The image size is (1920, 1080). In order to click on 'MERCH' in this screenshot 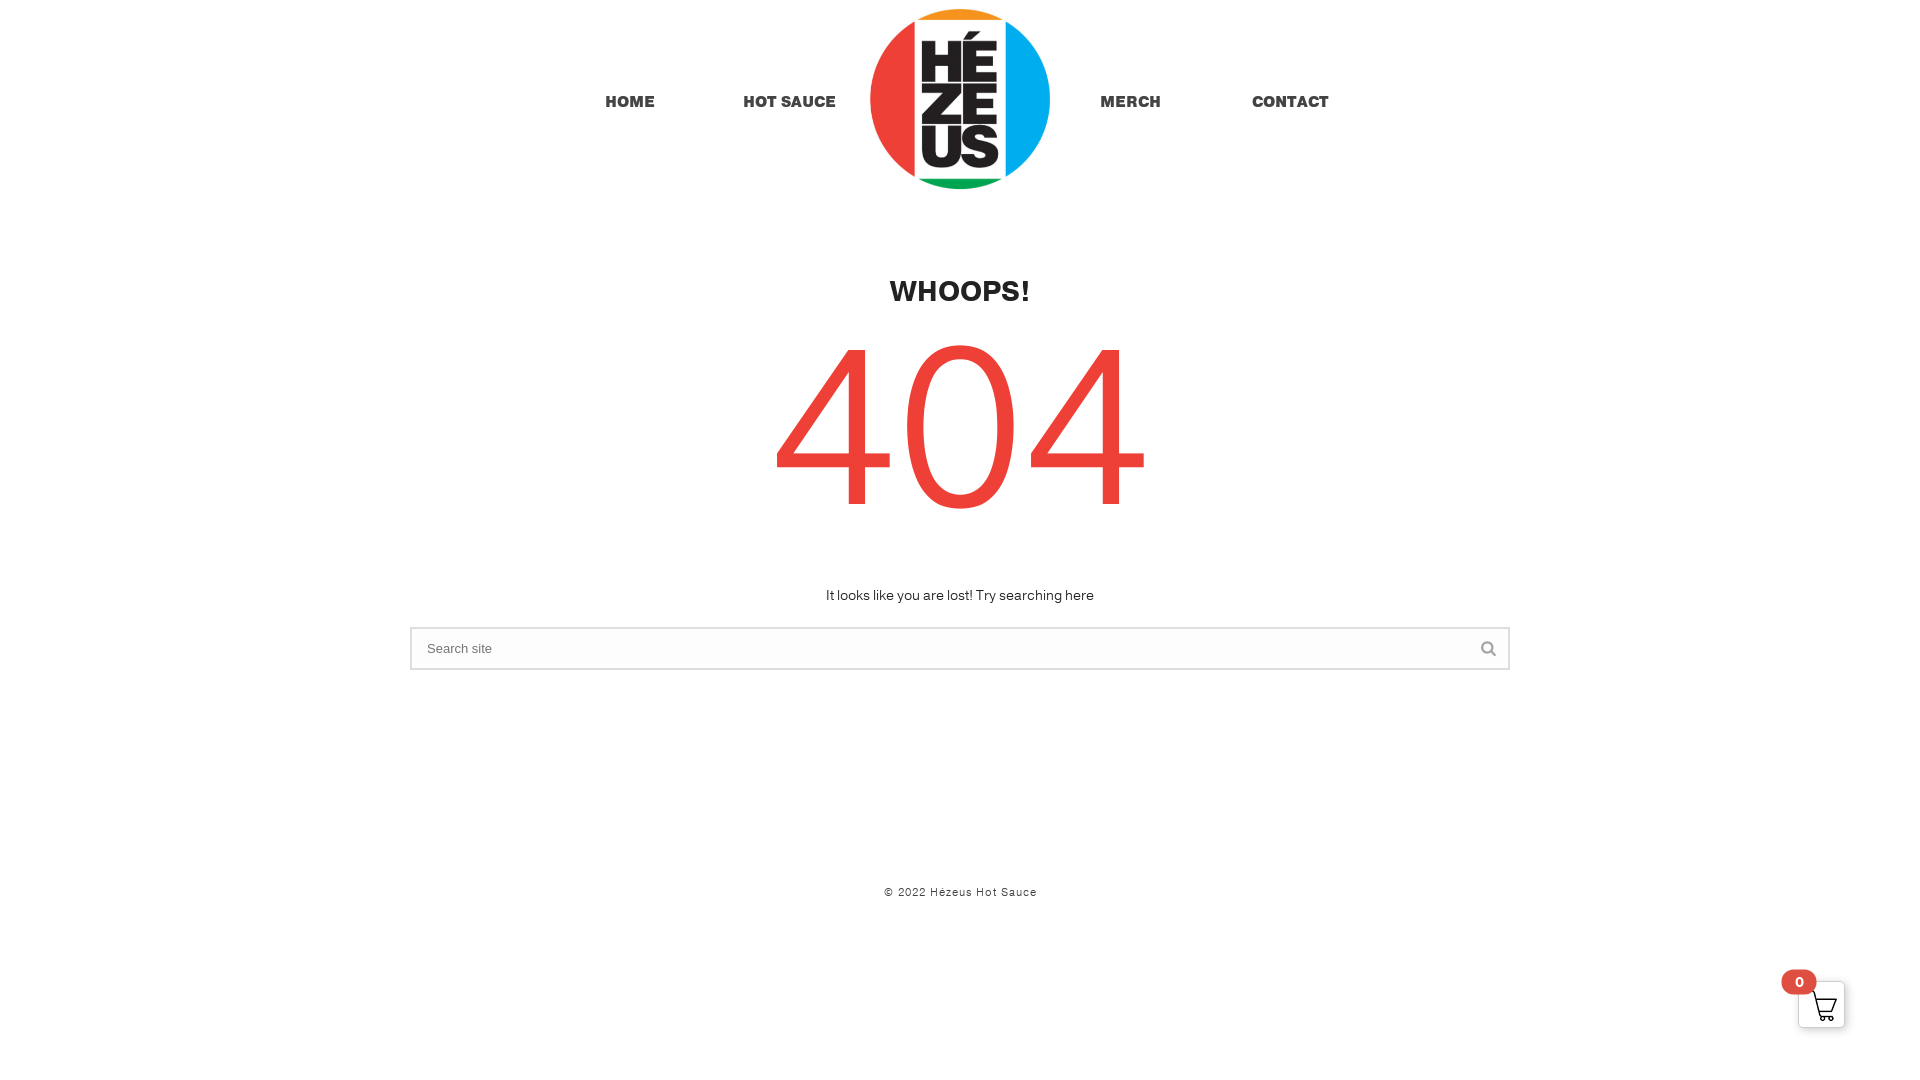, I will do `click(1129, 100)`.